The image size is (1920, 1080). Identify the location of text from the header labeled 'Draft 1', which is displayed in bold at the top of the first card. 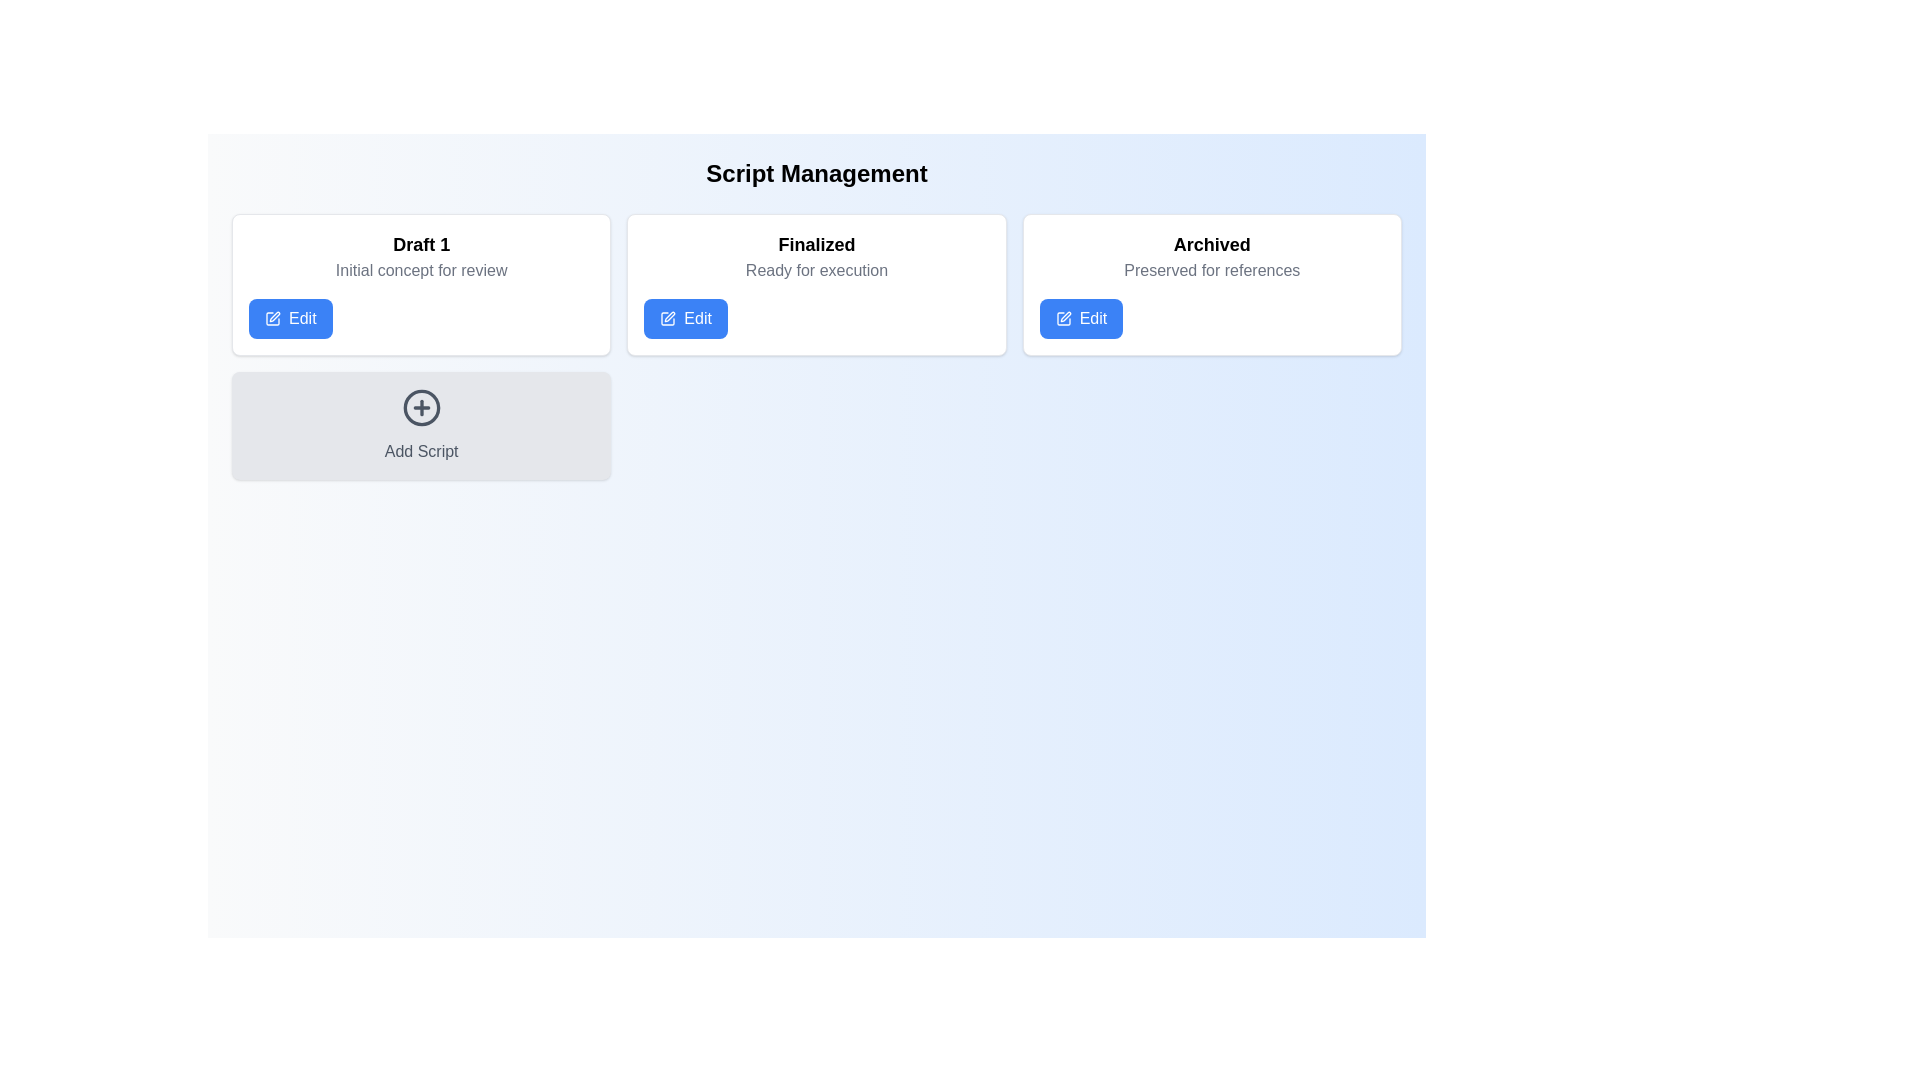
(420, 244).